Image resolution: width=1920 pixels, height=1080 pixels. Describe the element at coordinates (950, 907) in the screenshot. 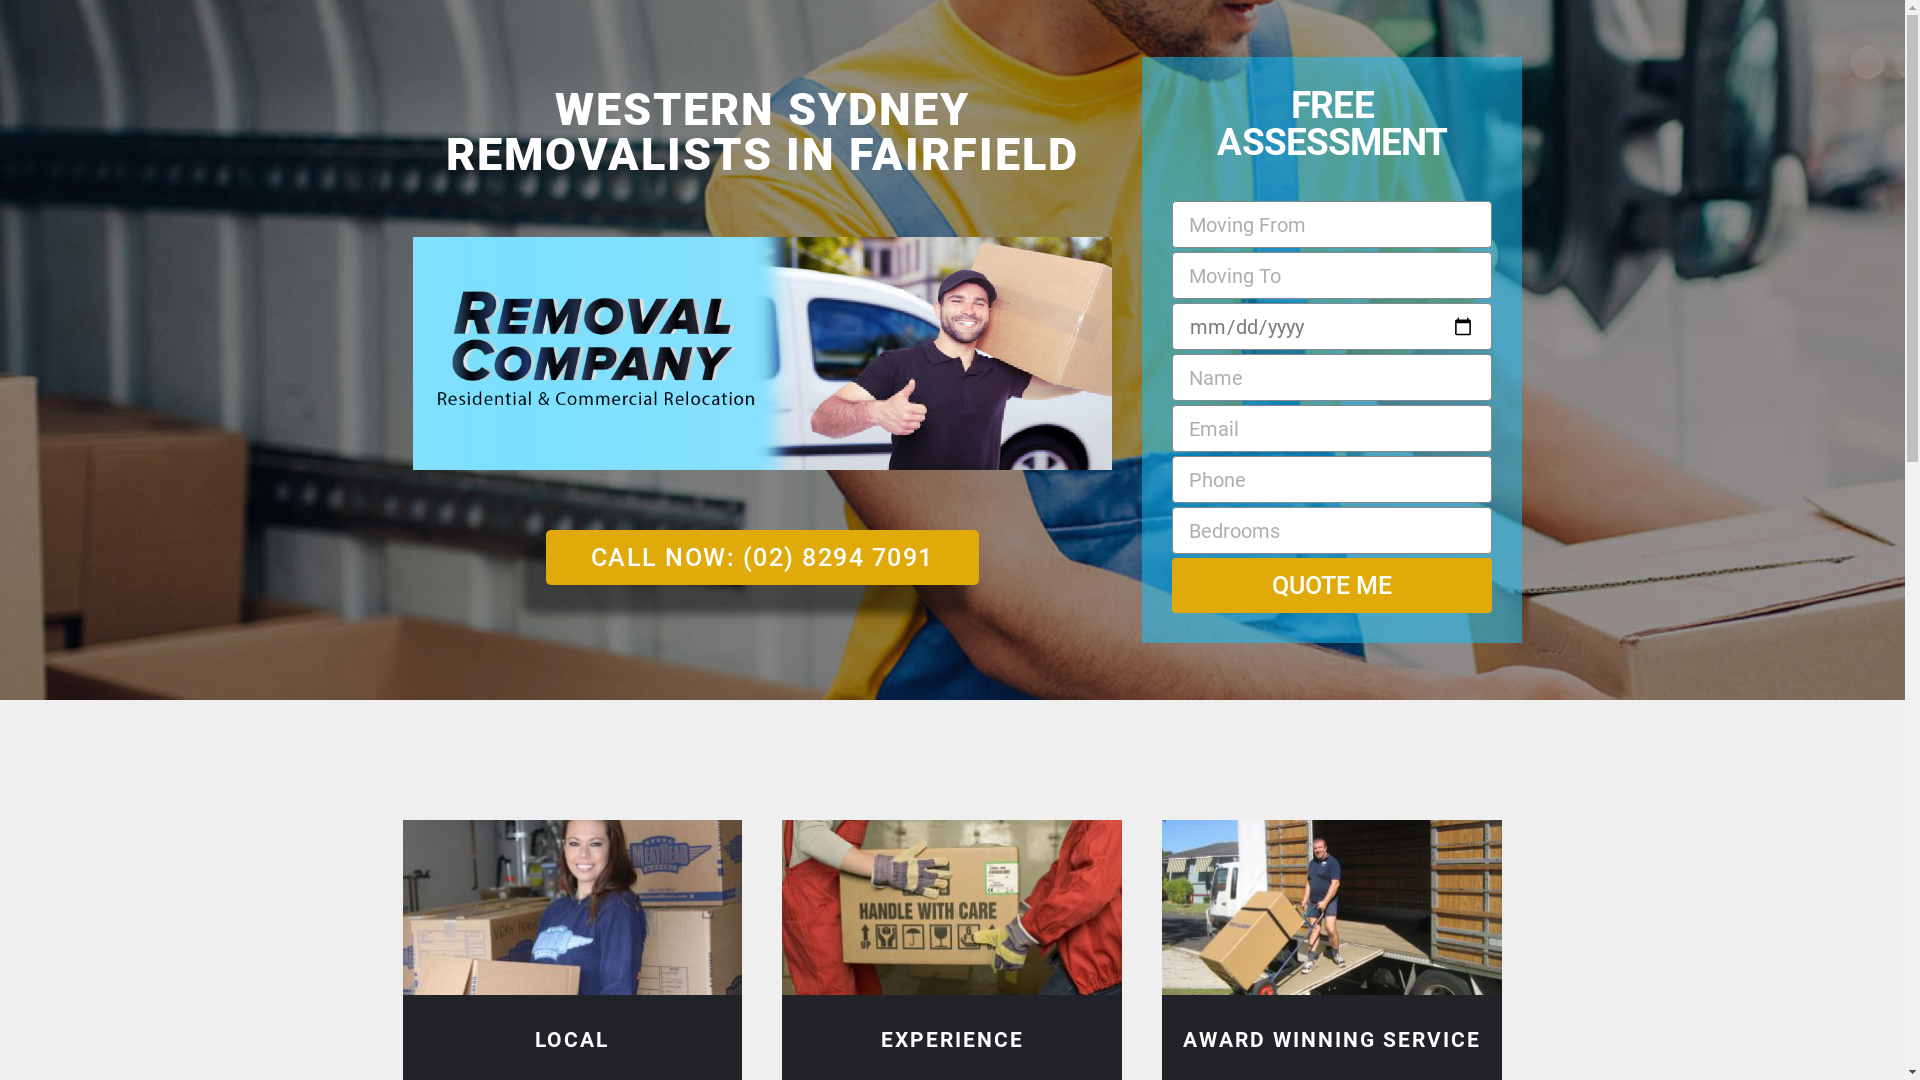

I see `'Experienced Removalists Fairfield'` at that location.